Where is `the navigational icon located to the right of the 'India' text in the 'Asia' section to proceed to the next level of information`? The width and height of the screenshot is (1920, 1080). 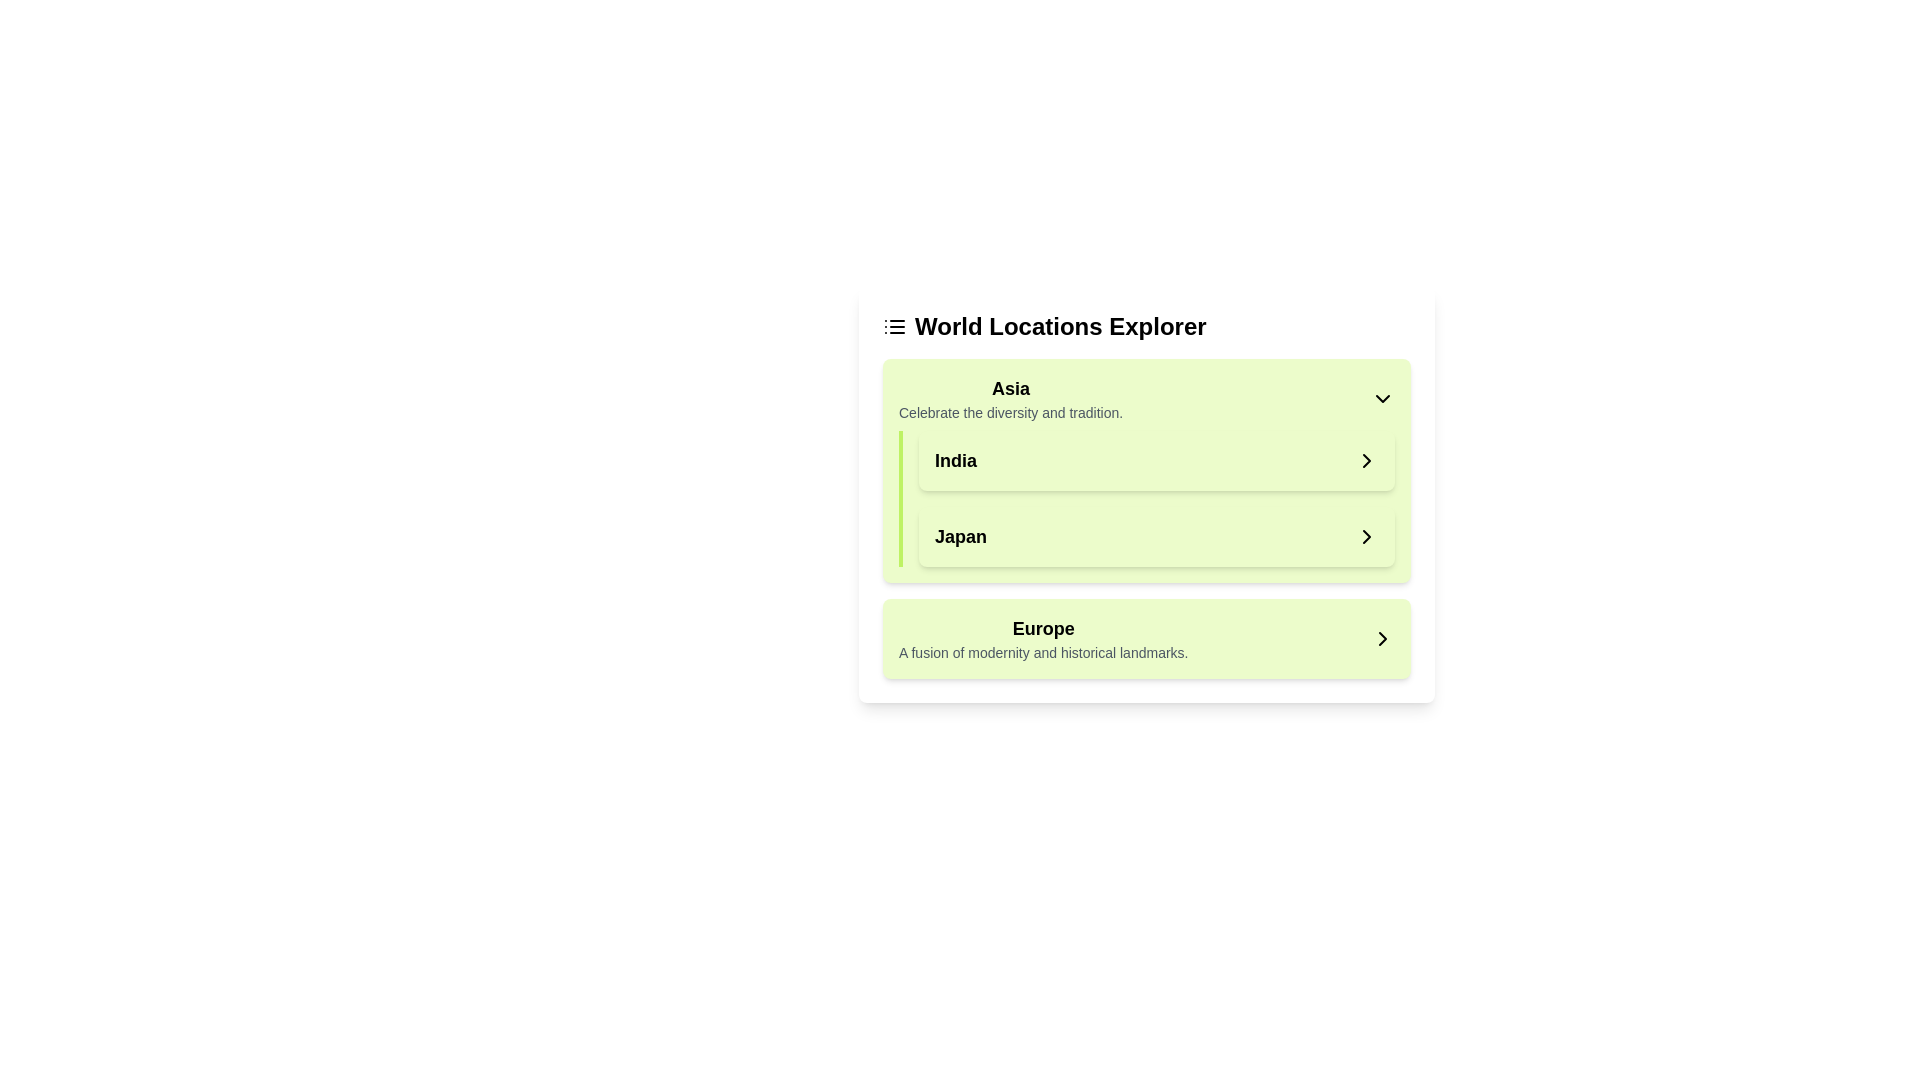 the navigational icon located to the right of the 'India' text in the 'Asia' section to proceed to the next level of information is located at coordinates (1366, 461).